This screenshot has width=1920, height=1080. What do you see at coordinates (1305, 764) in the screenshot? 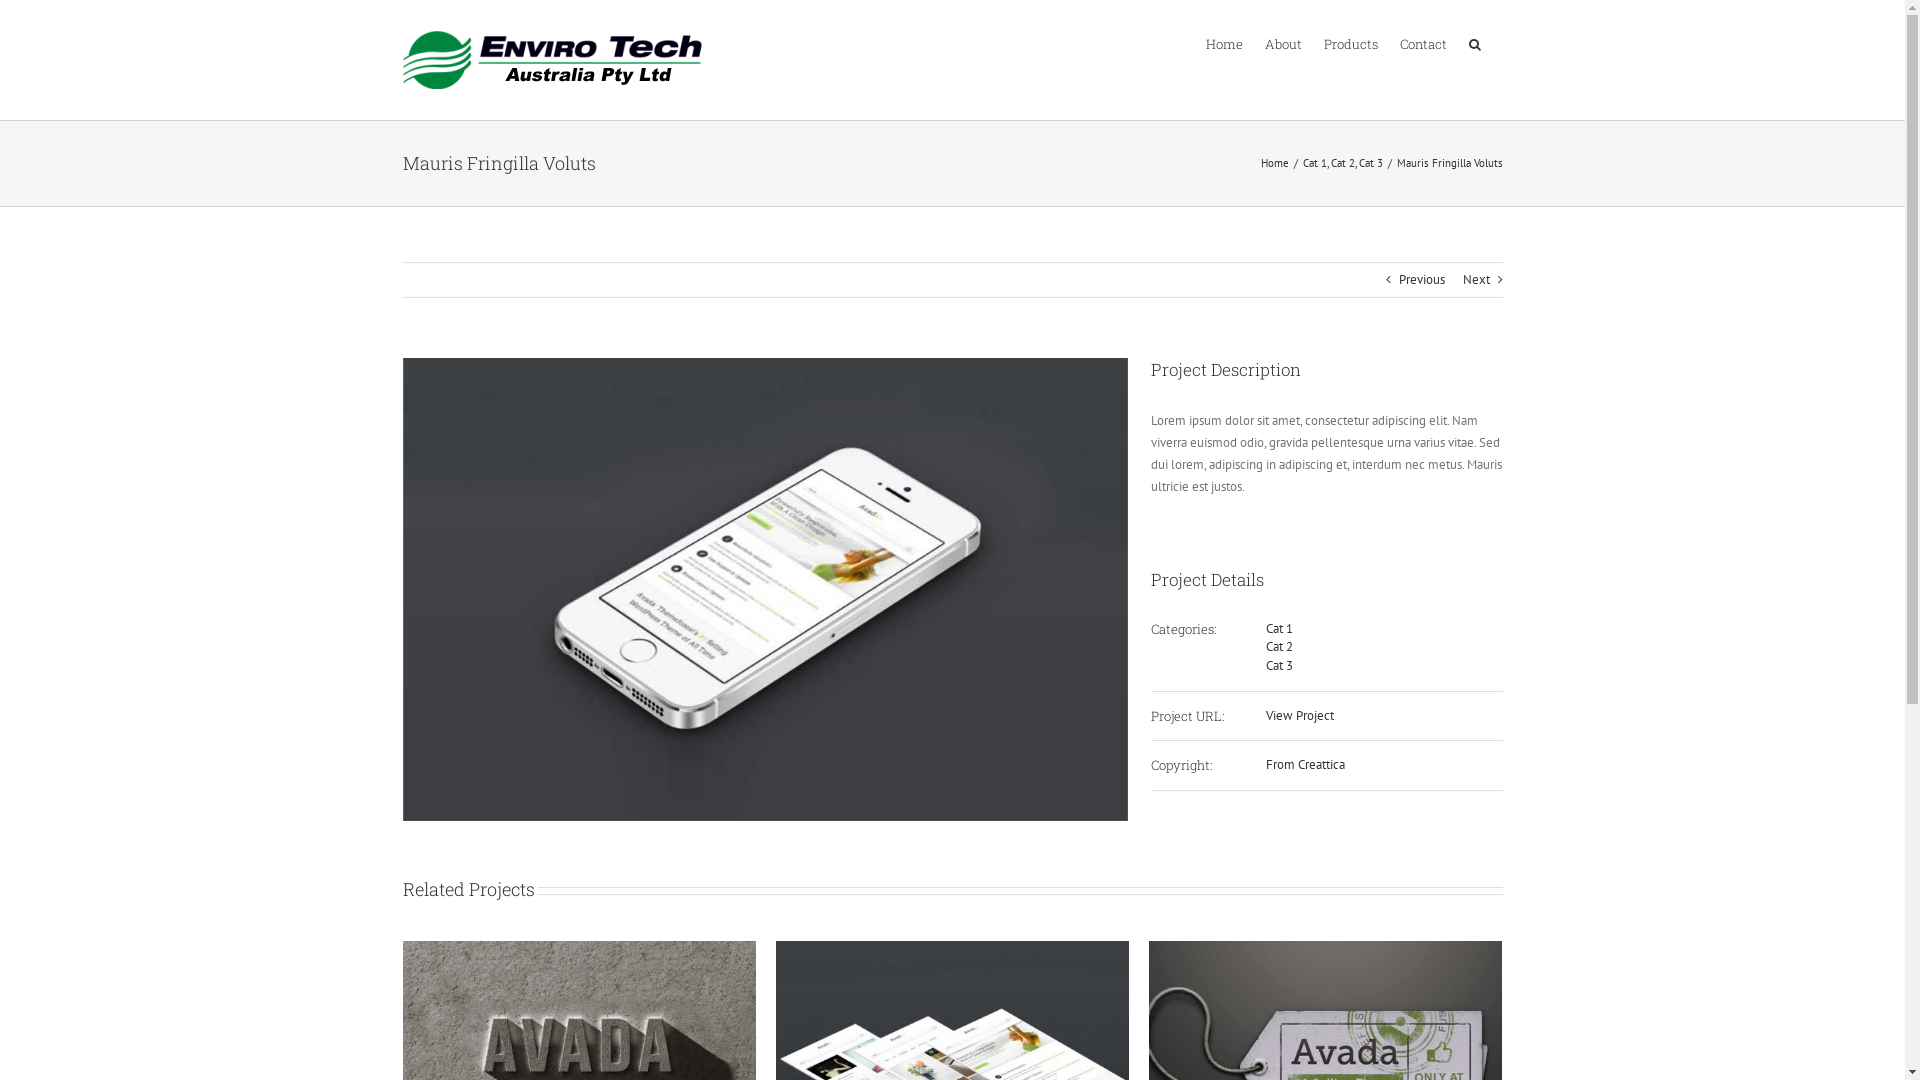
I see `'From Creattica'` at bounding box center [1305, 764].